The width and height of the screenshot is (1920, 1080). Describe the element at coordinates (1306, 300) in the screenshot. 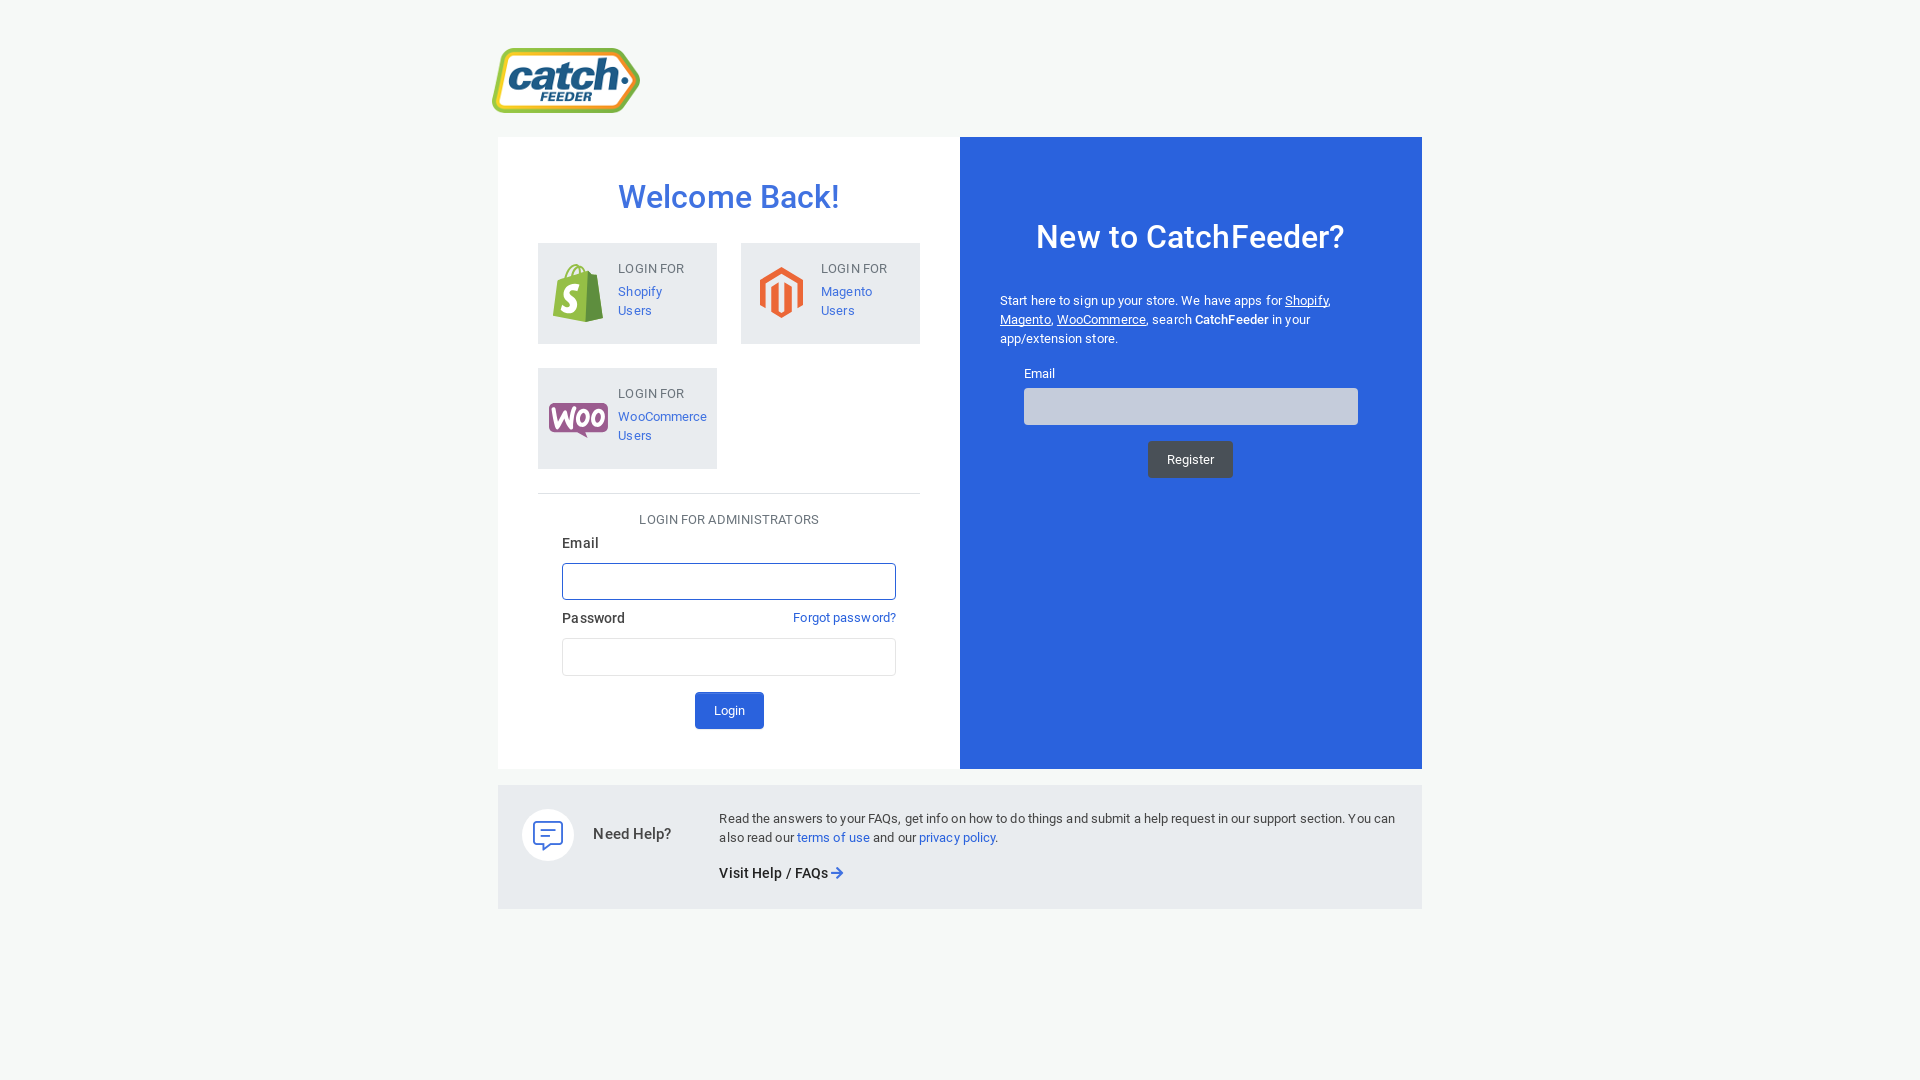

I see `'Shopify'` at that location.